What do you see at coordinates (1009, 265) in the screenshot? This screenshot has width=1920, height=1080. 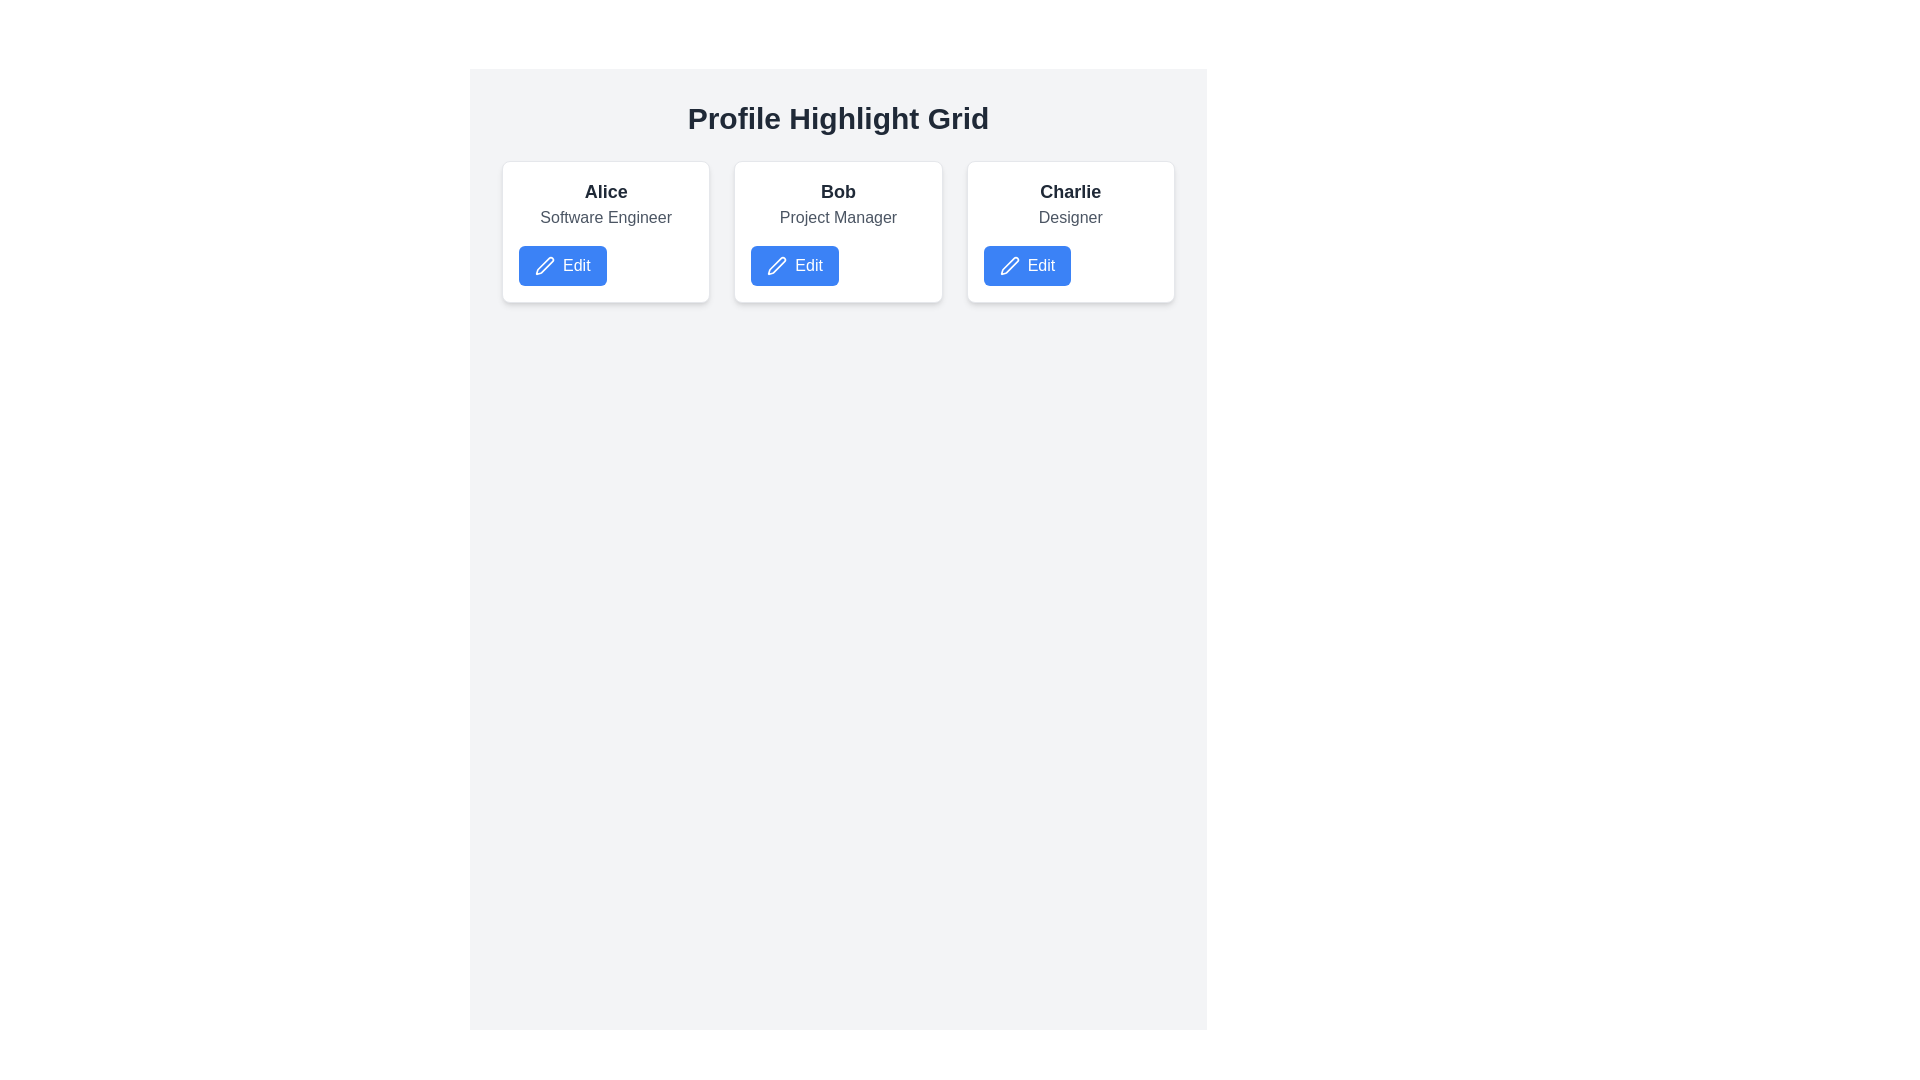 I see `the pen icon located within the 'Edit' button on Charlie's profile card` at bounding box center [1009, 265].